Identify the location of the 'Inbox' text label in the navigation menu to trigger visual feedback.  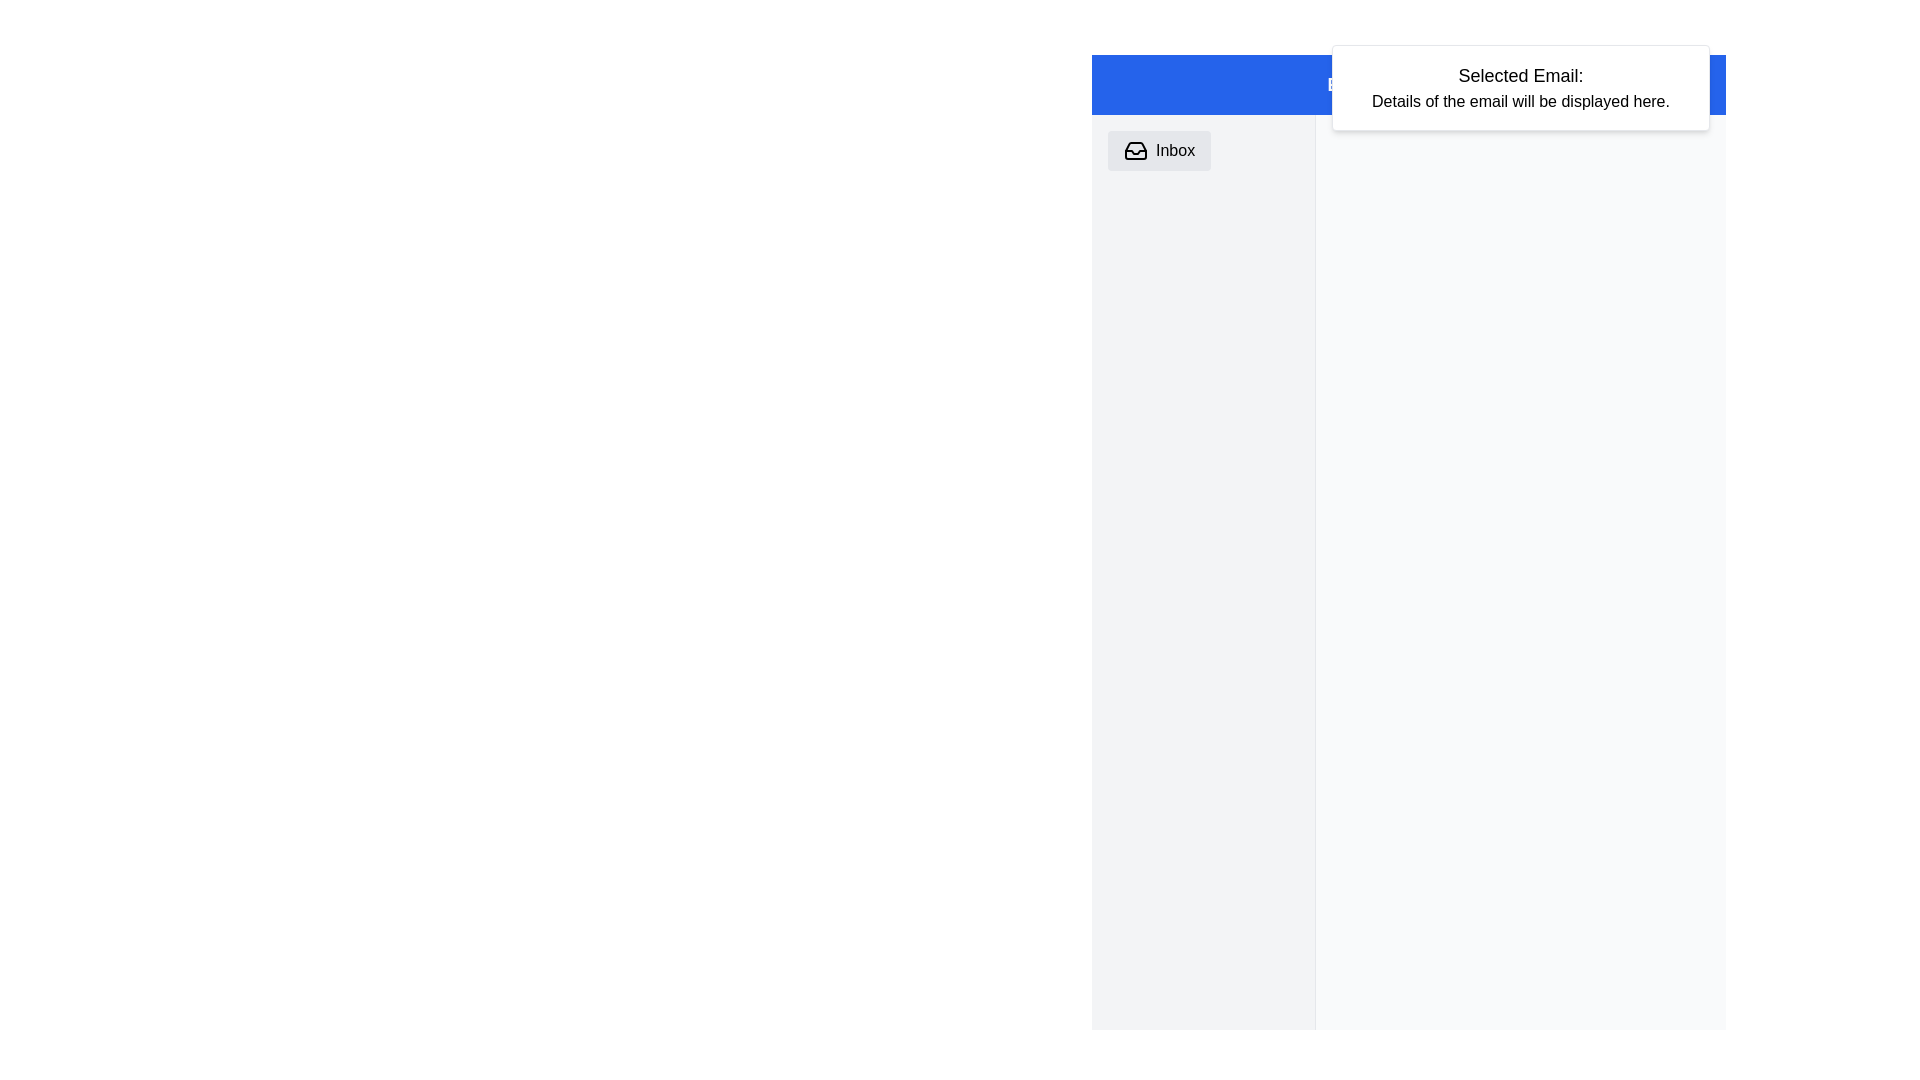
(1175, 149).